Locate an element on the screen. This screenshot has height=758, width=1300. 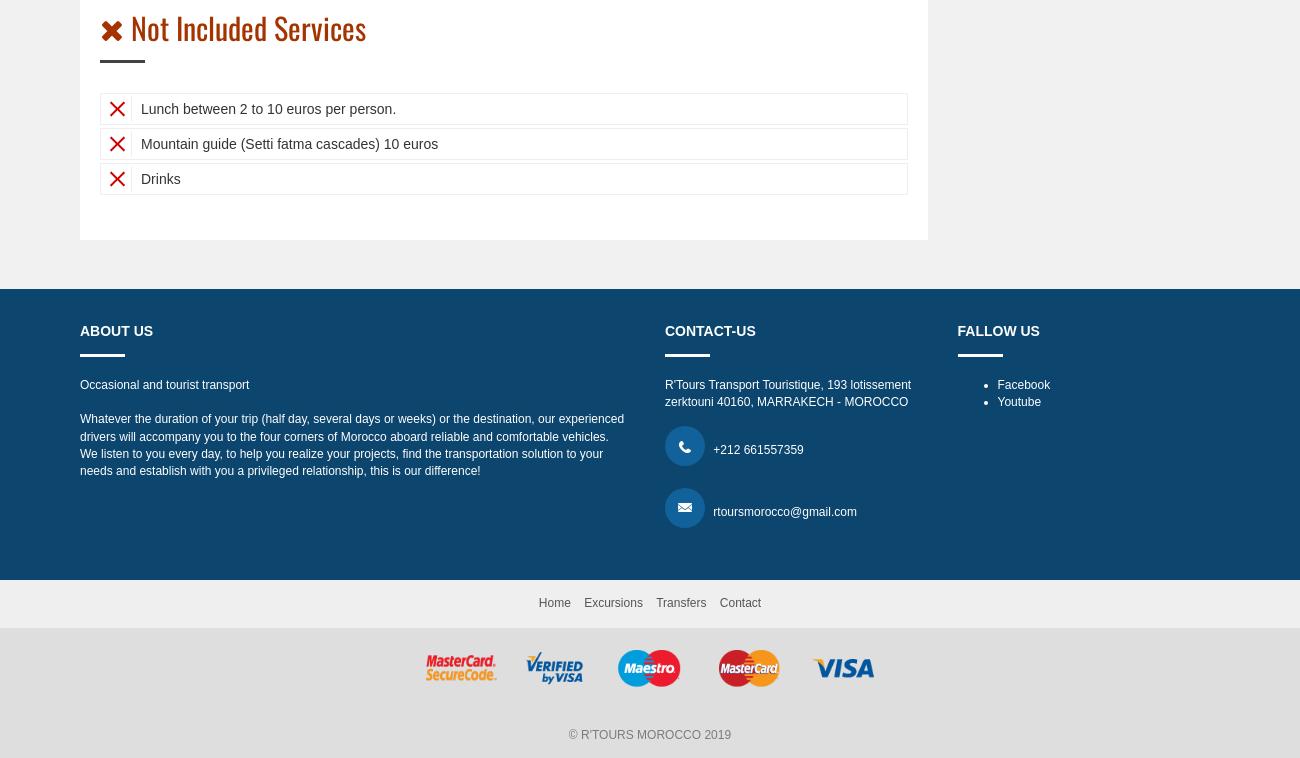
'Whatever the duration of your trip (half day, several days or weeks) or the destination, our experienced drivers will accompany you to the four corners of Morocco aboard reliable and comfortable vehicles.' is located at coordinates (351, 426).